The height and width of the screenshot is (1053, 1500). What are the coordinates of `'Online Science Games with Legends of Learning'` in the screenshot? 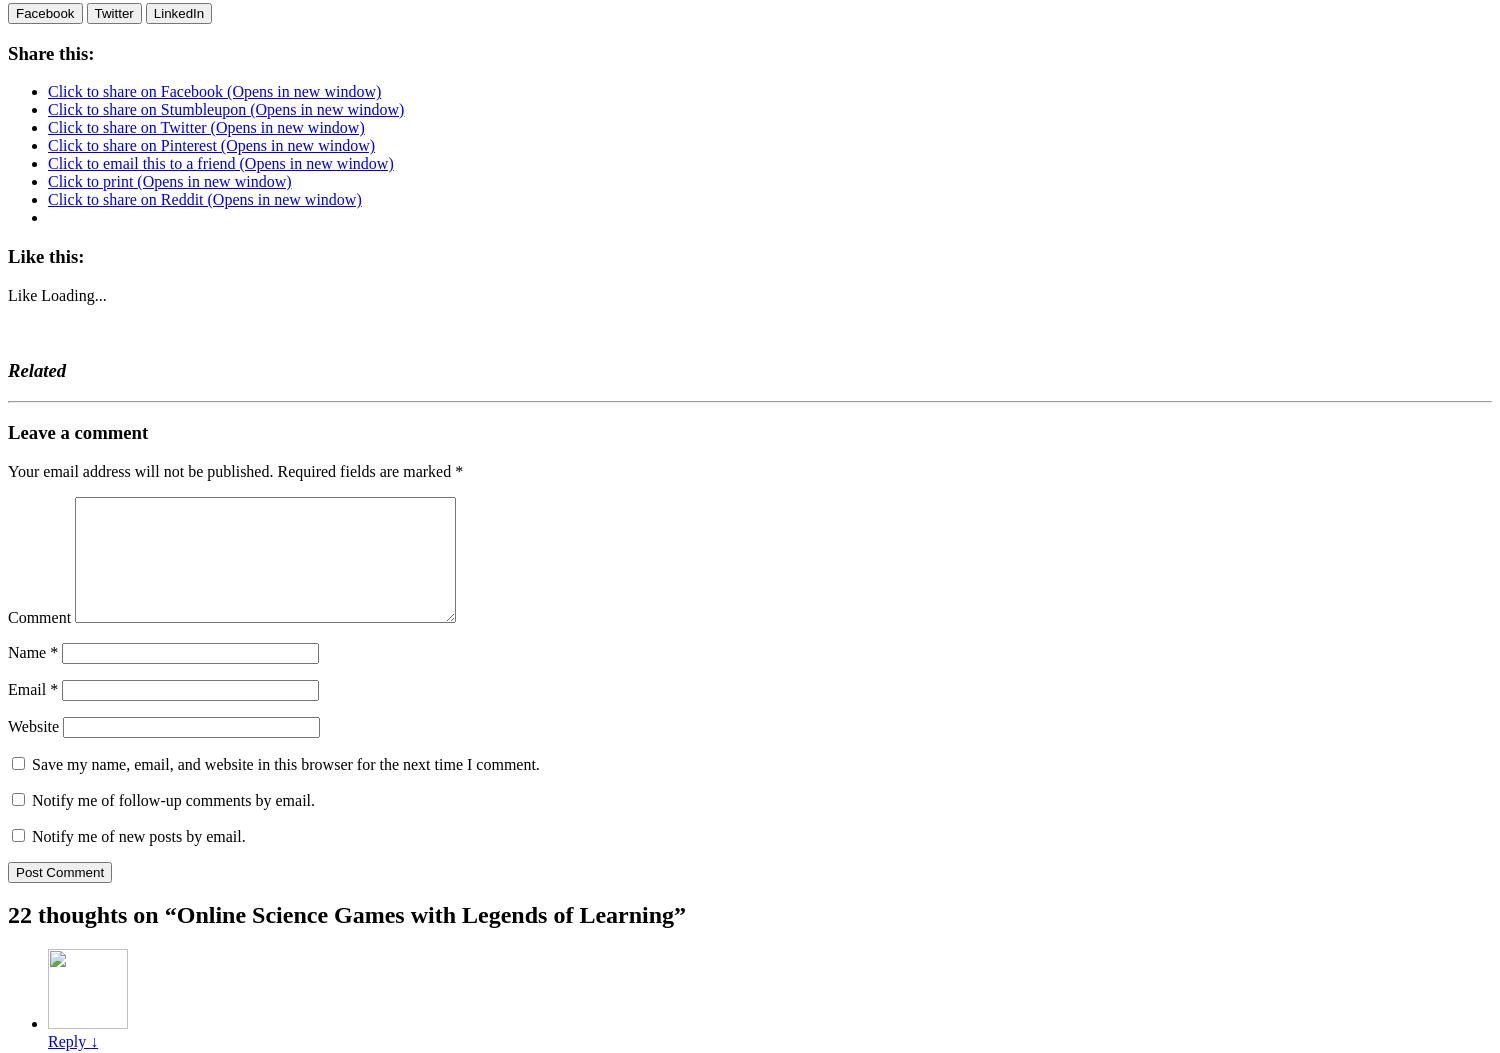 It's located at (424, 913).